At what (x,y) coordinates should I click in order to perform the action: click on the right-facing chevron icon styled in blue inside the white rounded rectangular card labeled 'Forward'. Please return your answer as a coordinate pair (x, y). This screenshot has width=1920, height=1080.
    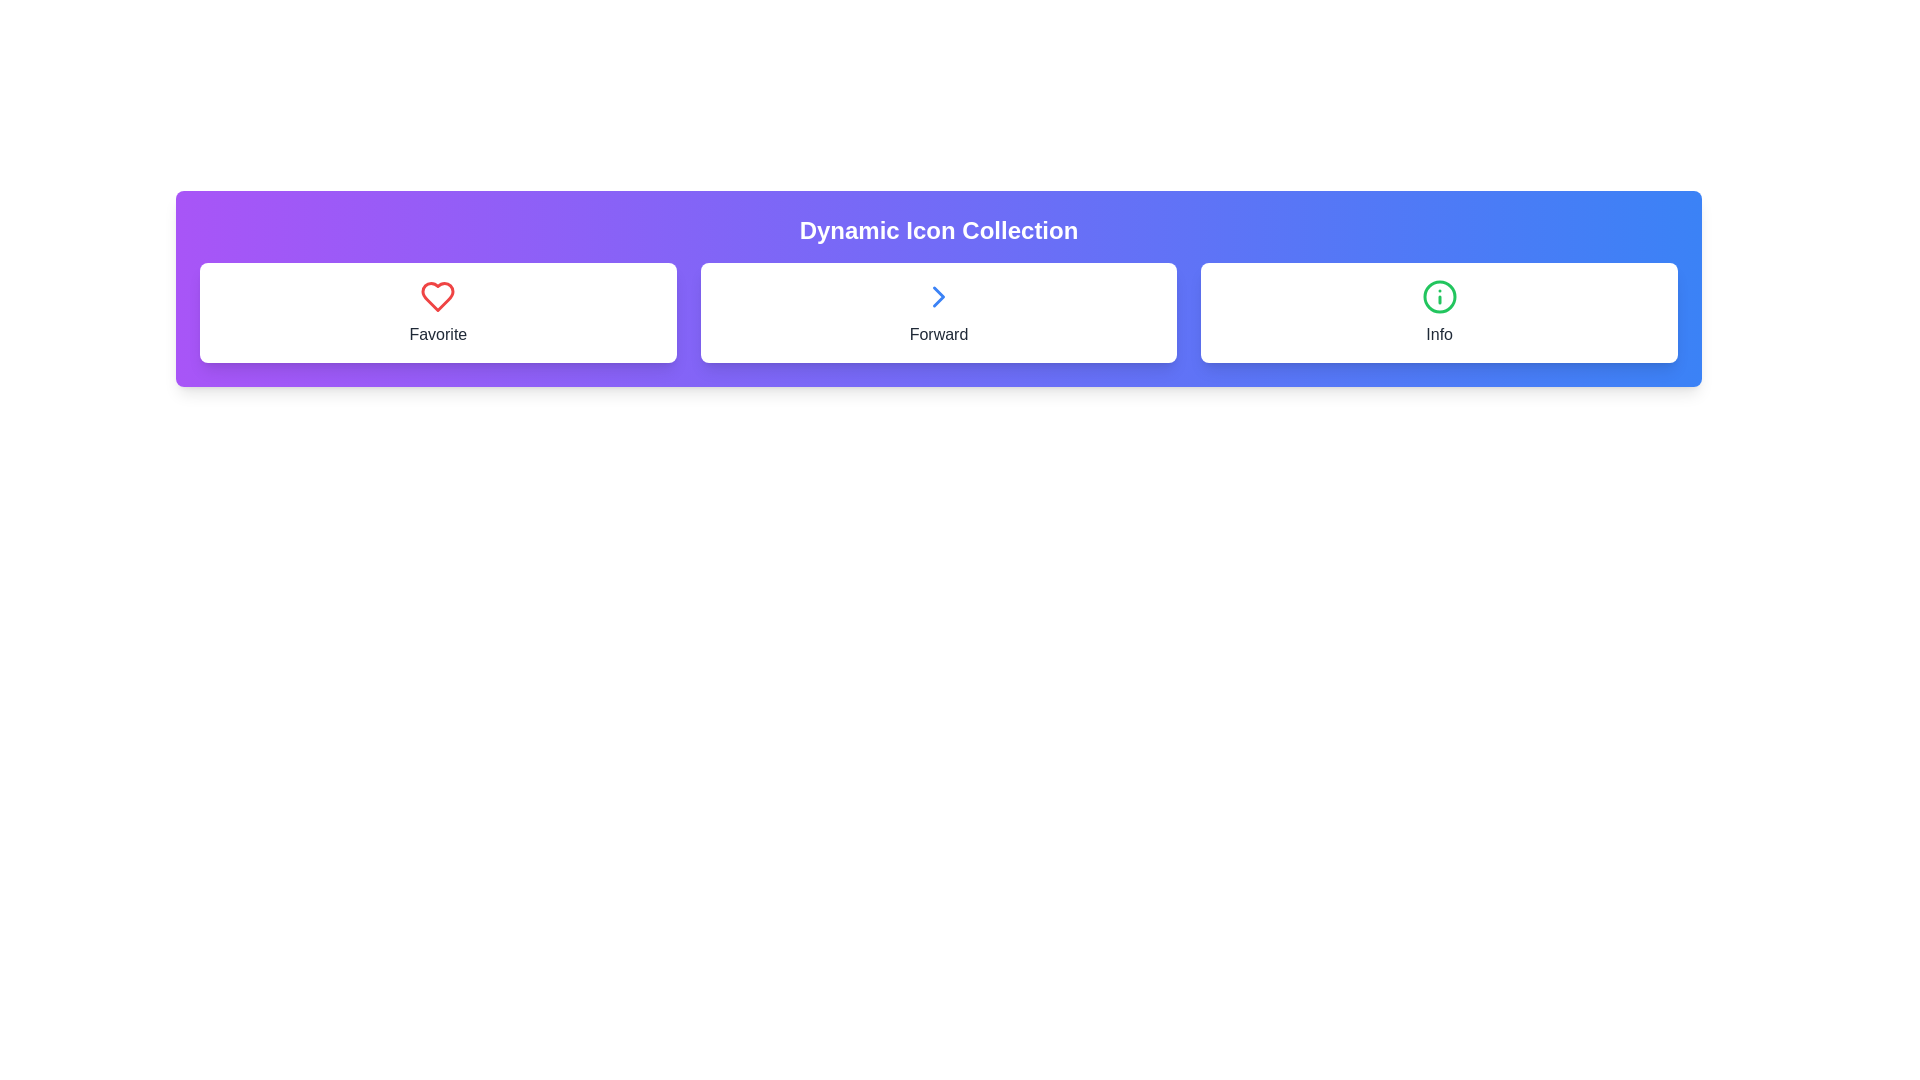
    Looking at the image, I should click on (938, 297).